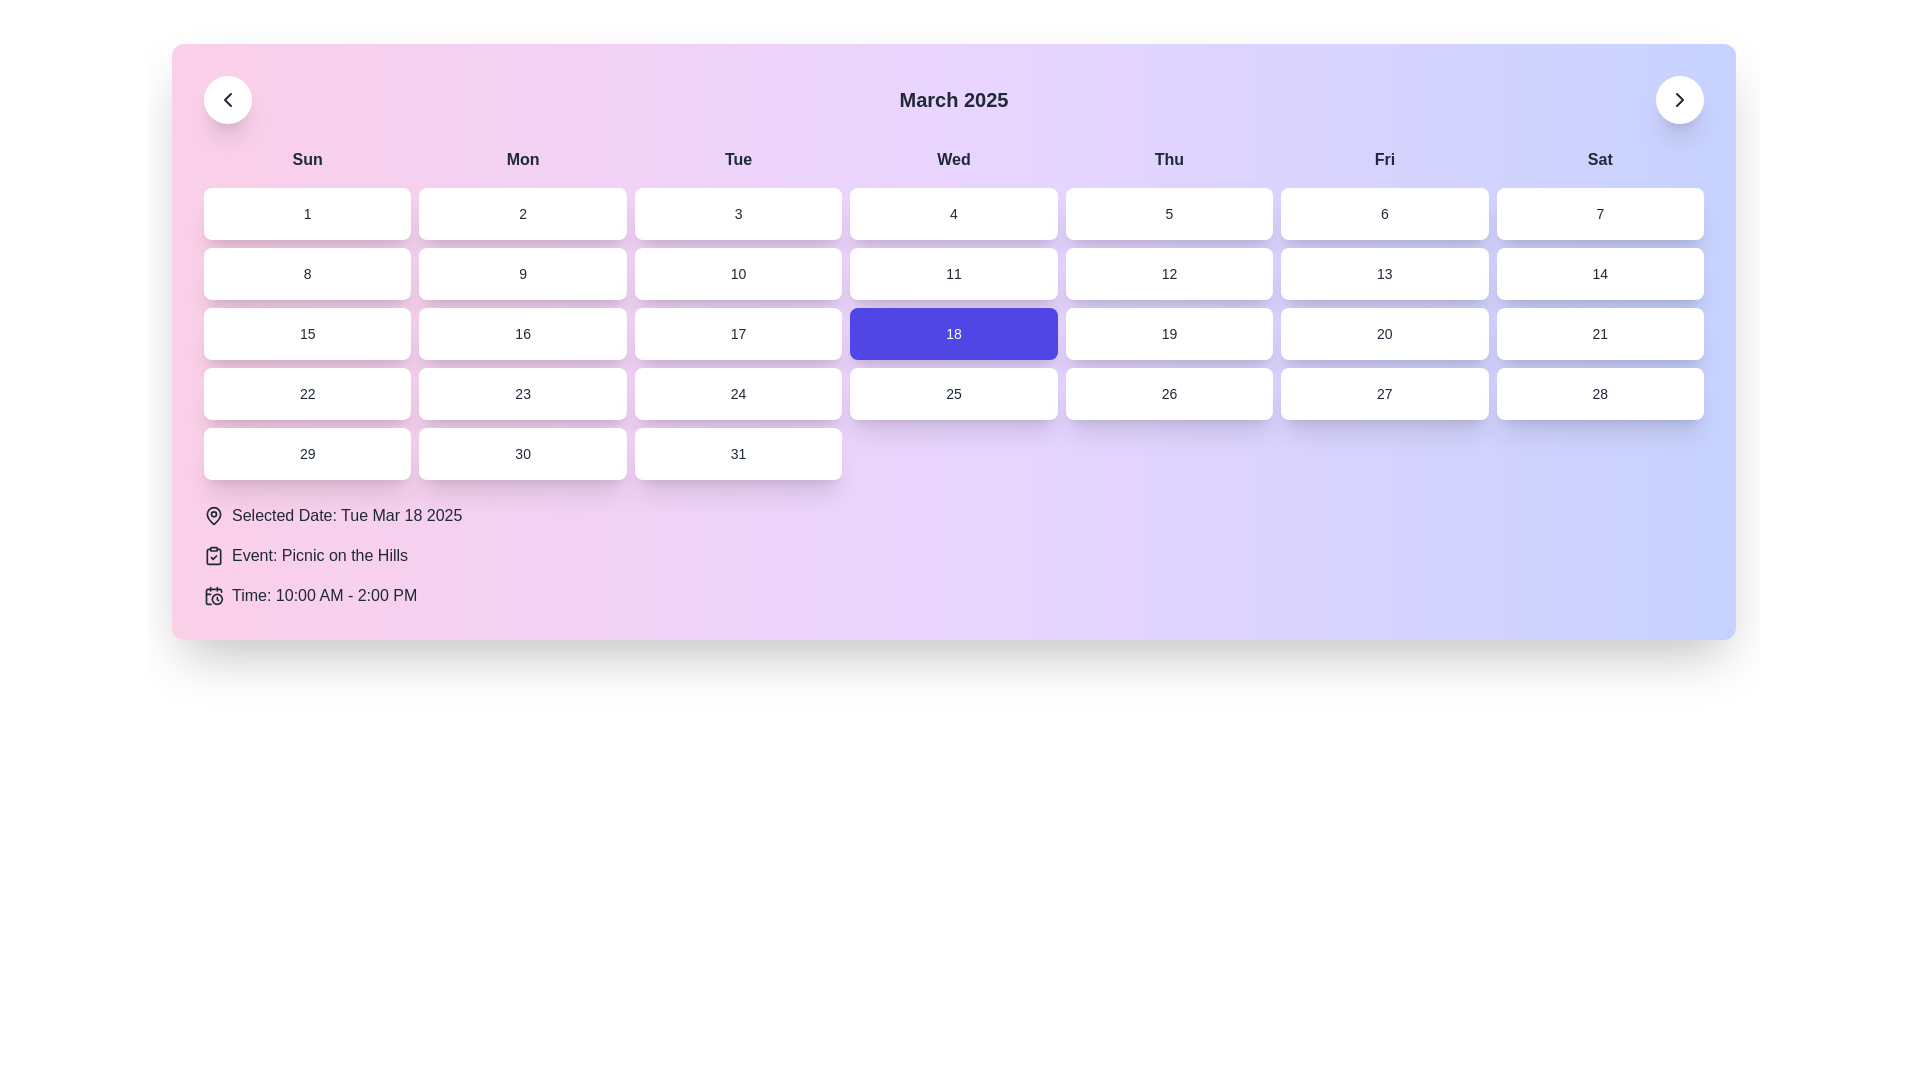 The width and height of the screenshot is (1920, 1080). What do you see at coordinates (217, 598) in the screenshot?
I see `the SVG Circle element that resembles a clock face located at the bottom left corner of the calendar interface` at bounding box center [217, 598].